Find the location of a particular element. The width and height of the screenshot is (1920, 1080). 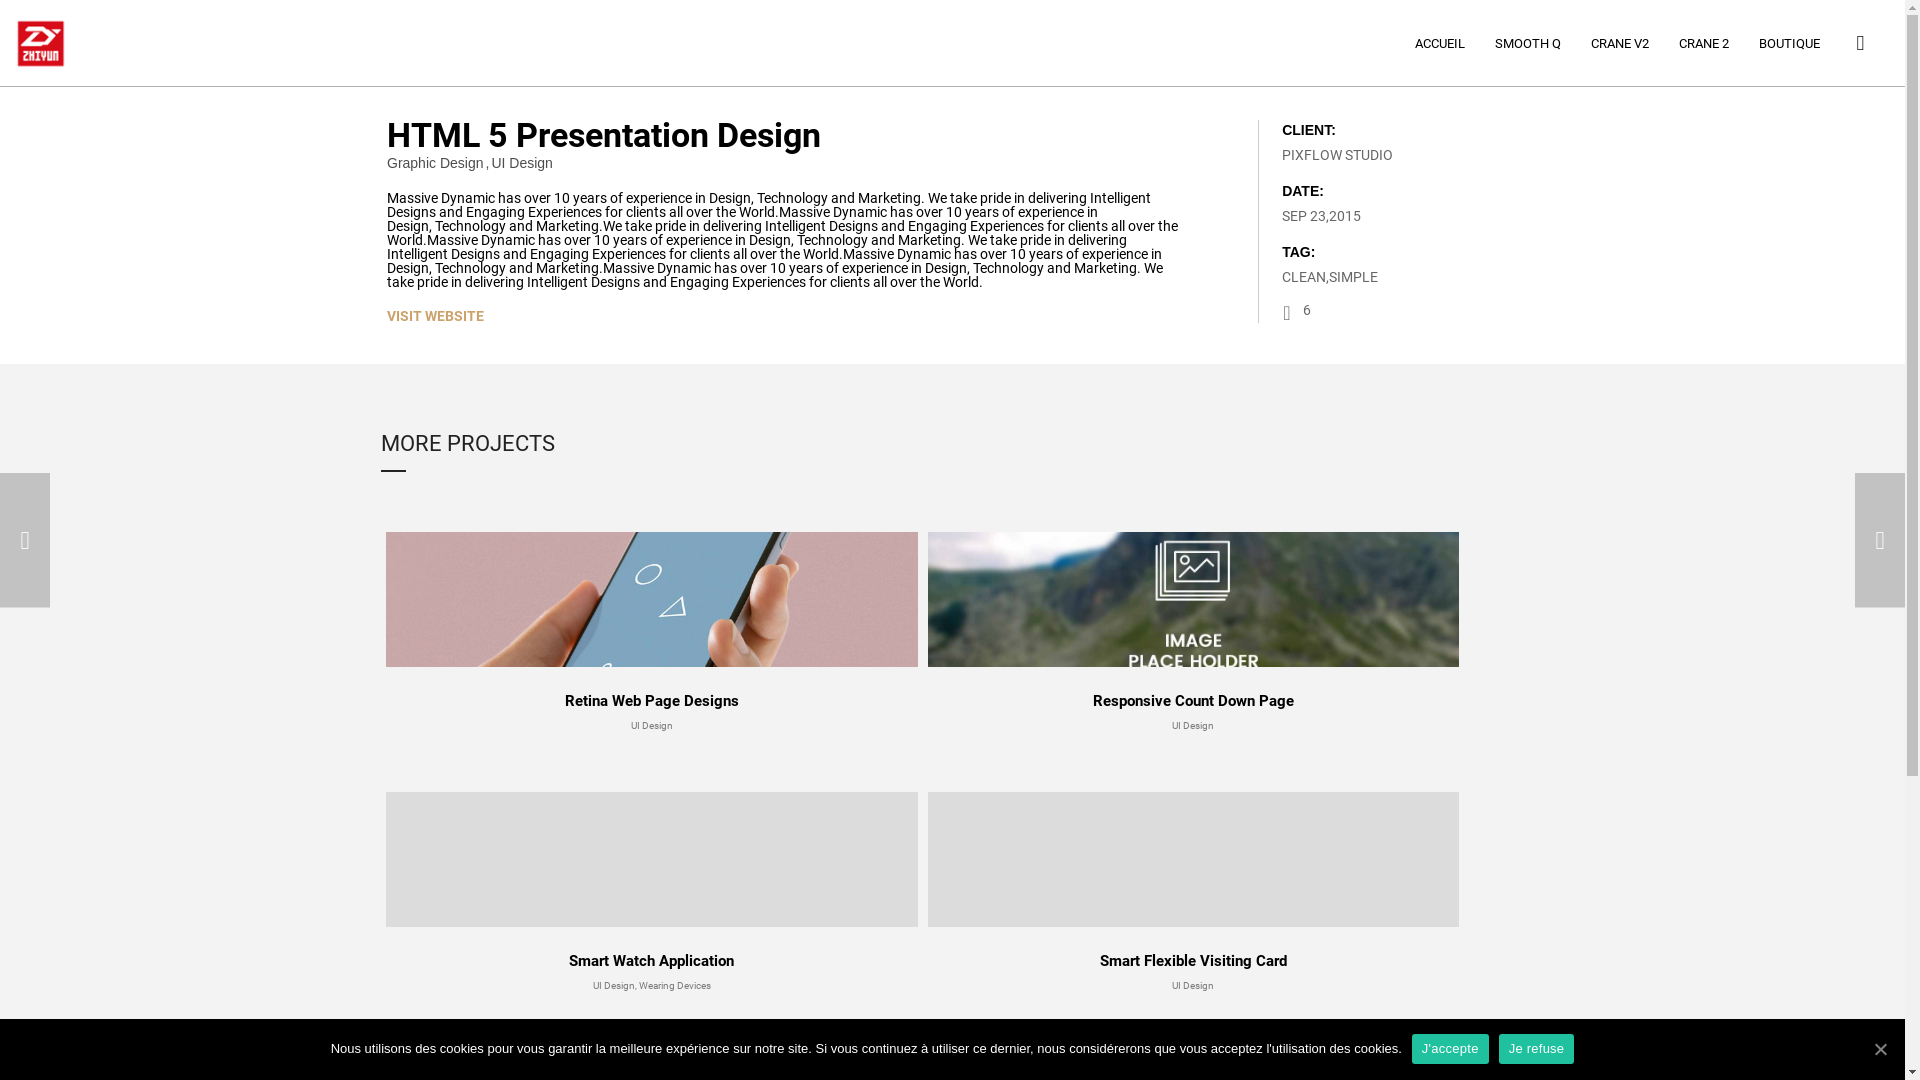

'CRANE 2' is located at coordinates (1703, 43).